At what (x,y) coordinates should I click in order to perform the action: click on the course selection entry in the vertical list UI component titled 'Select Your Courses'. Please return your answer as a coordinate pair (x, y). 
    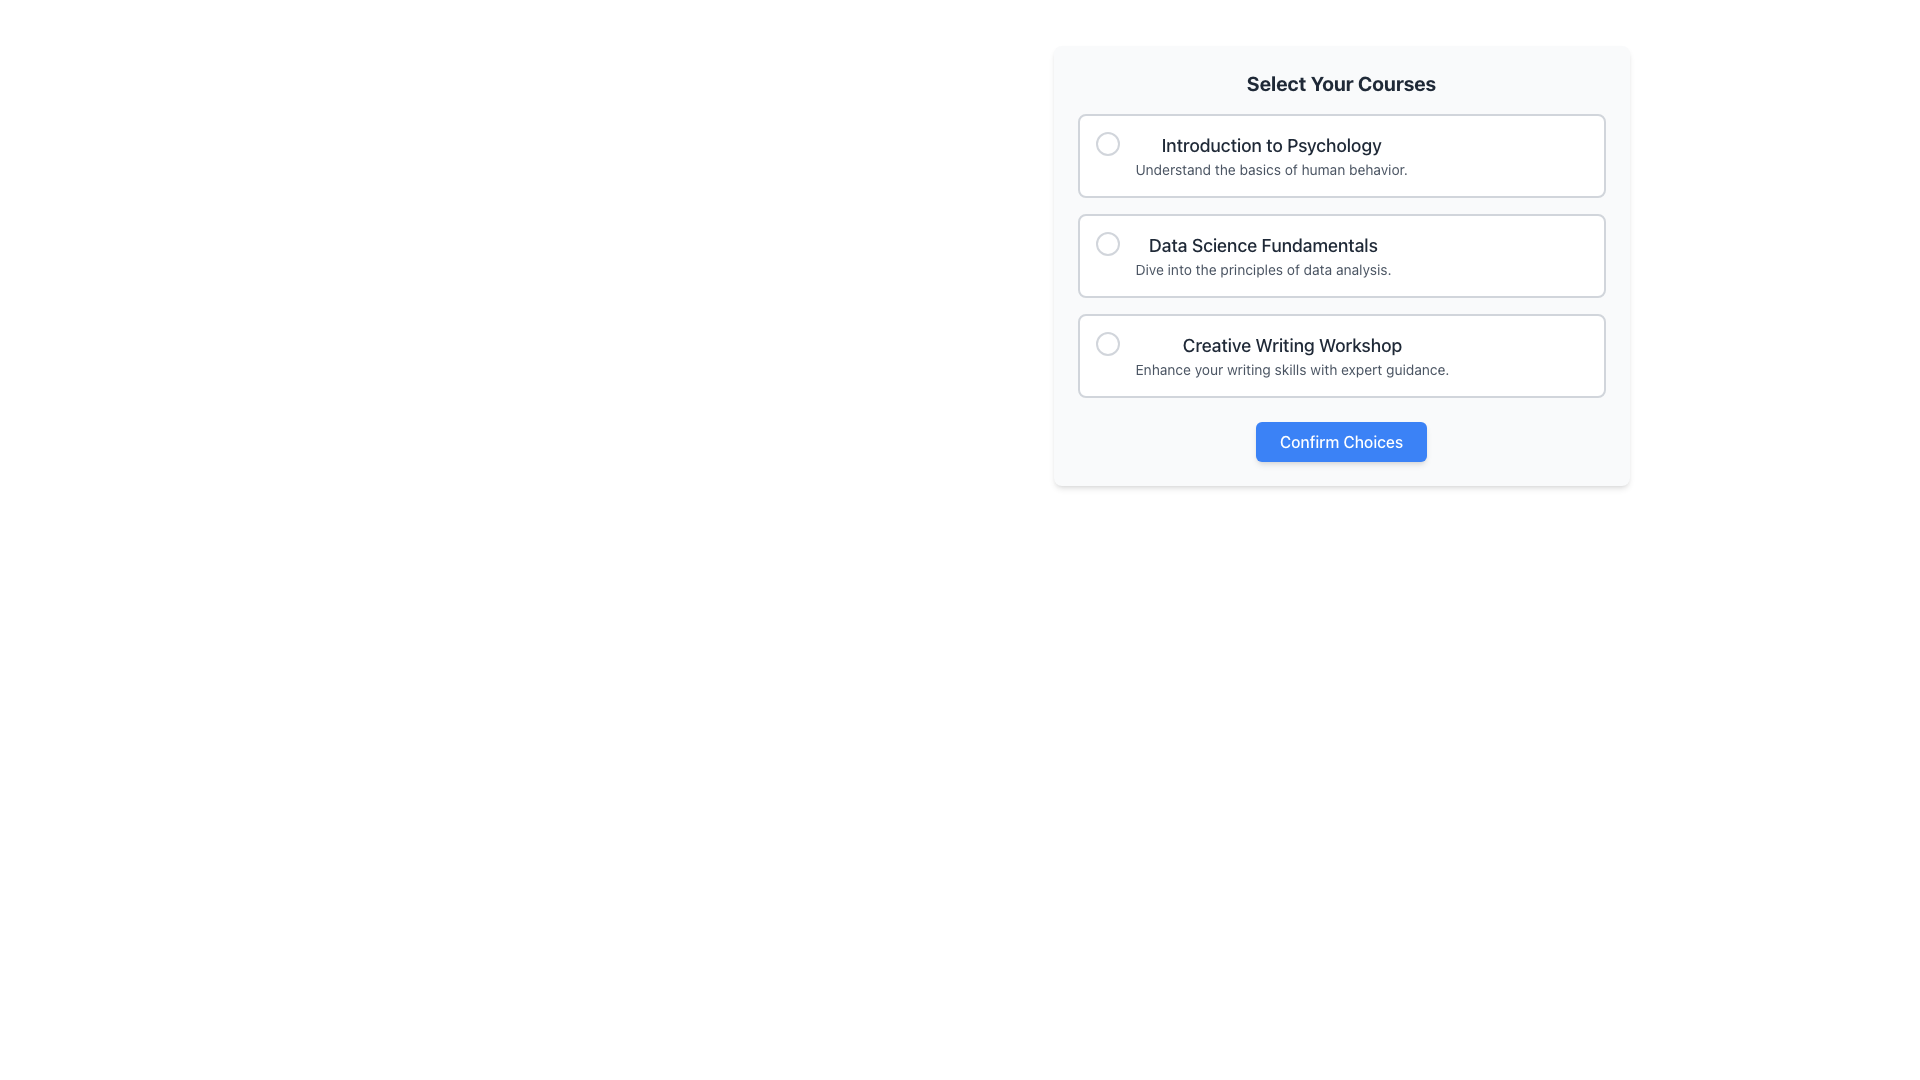
    Looking at the image, I should click on (1341, 254).